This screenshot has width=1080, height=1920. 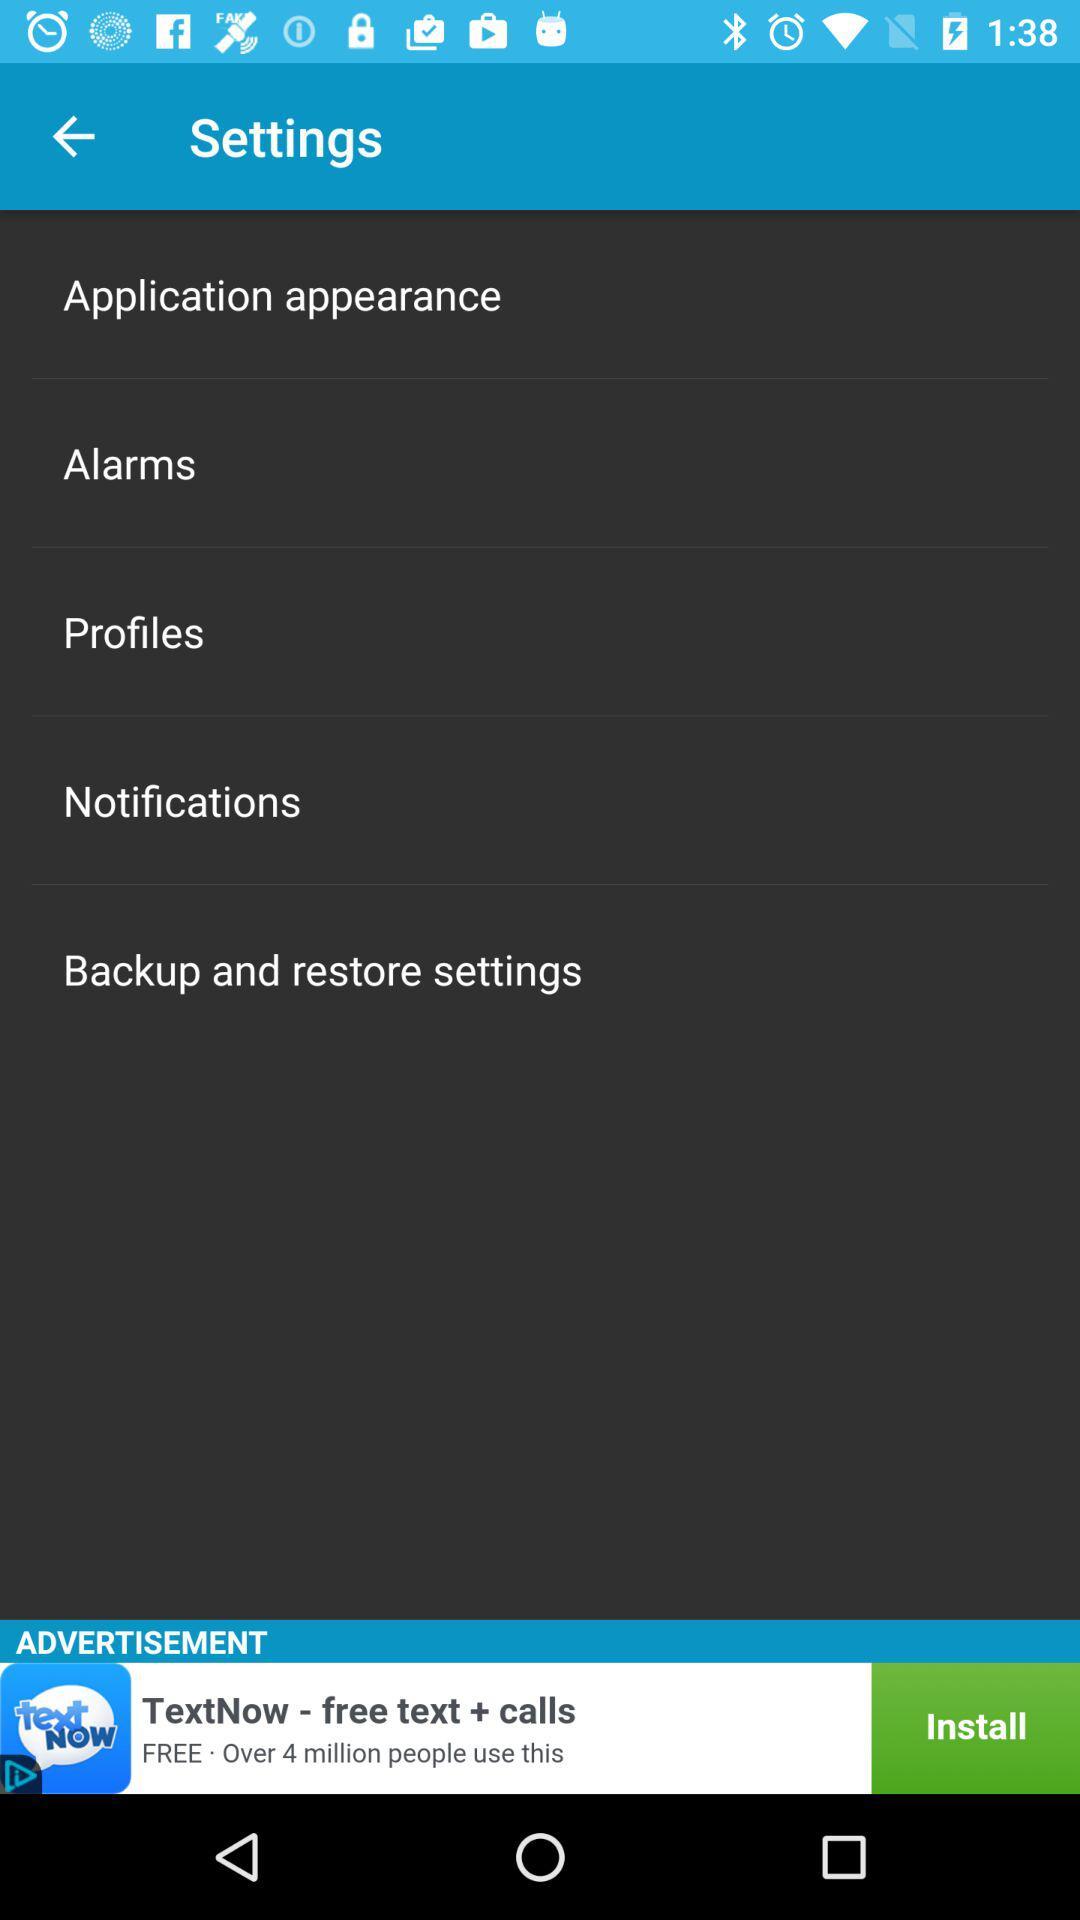 I want to click on click for advertisement, so click(x=540, y=1727).